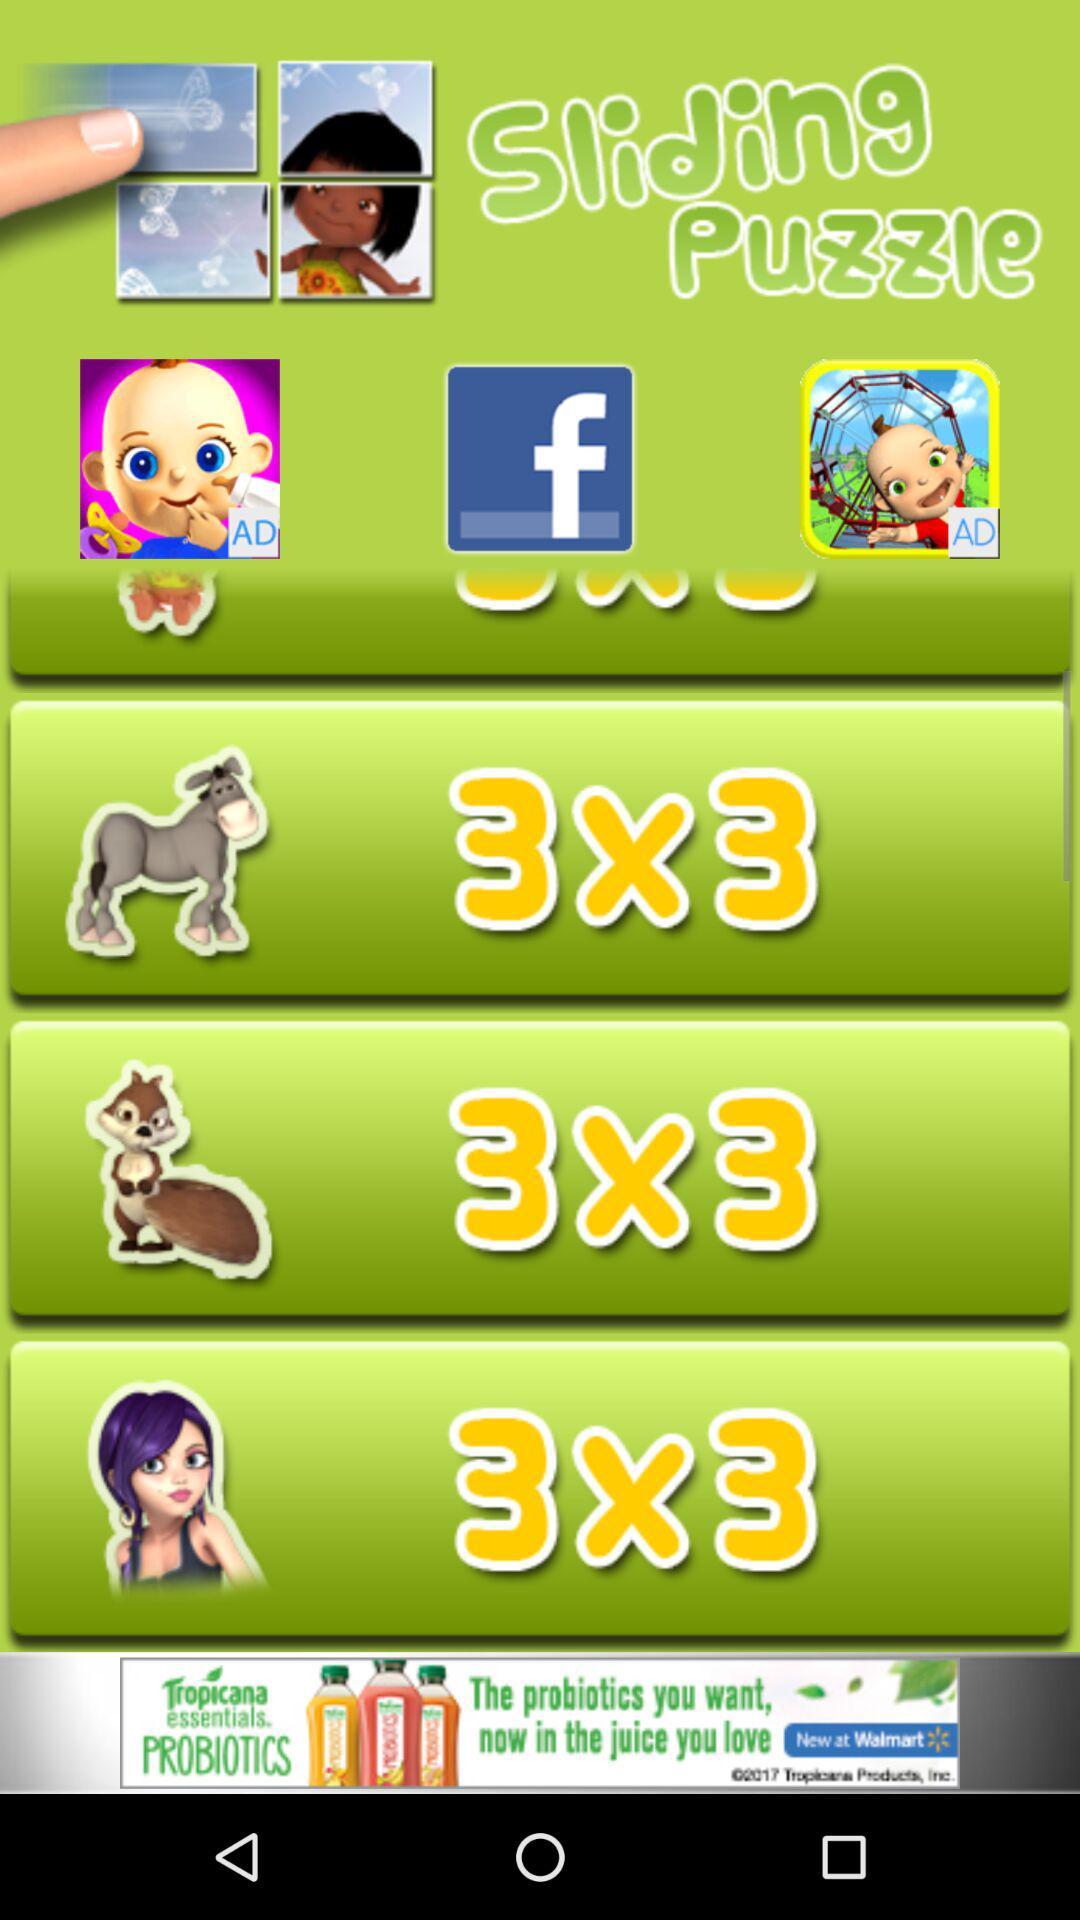  I want to click on advert, so click(898, 458).